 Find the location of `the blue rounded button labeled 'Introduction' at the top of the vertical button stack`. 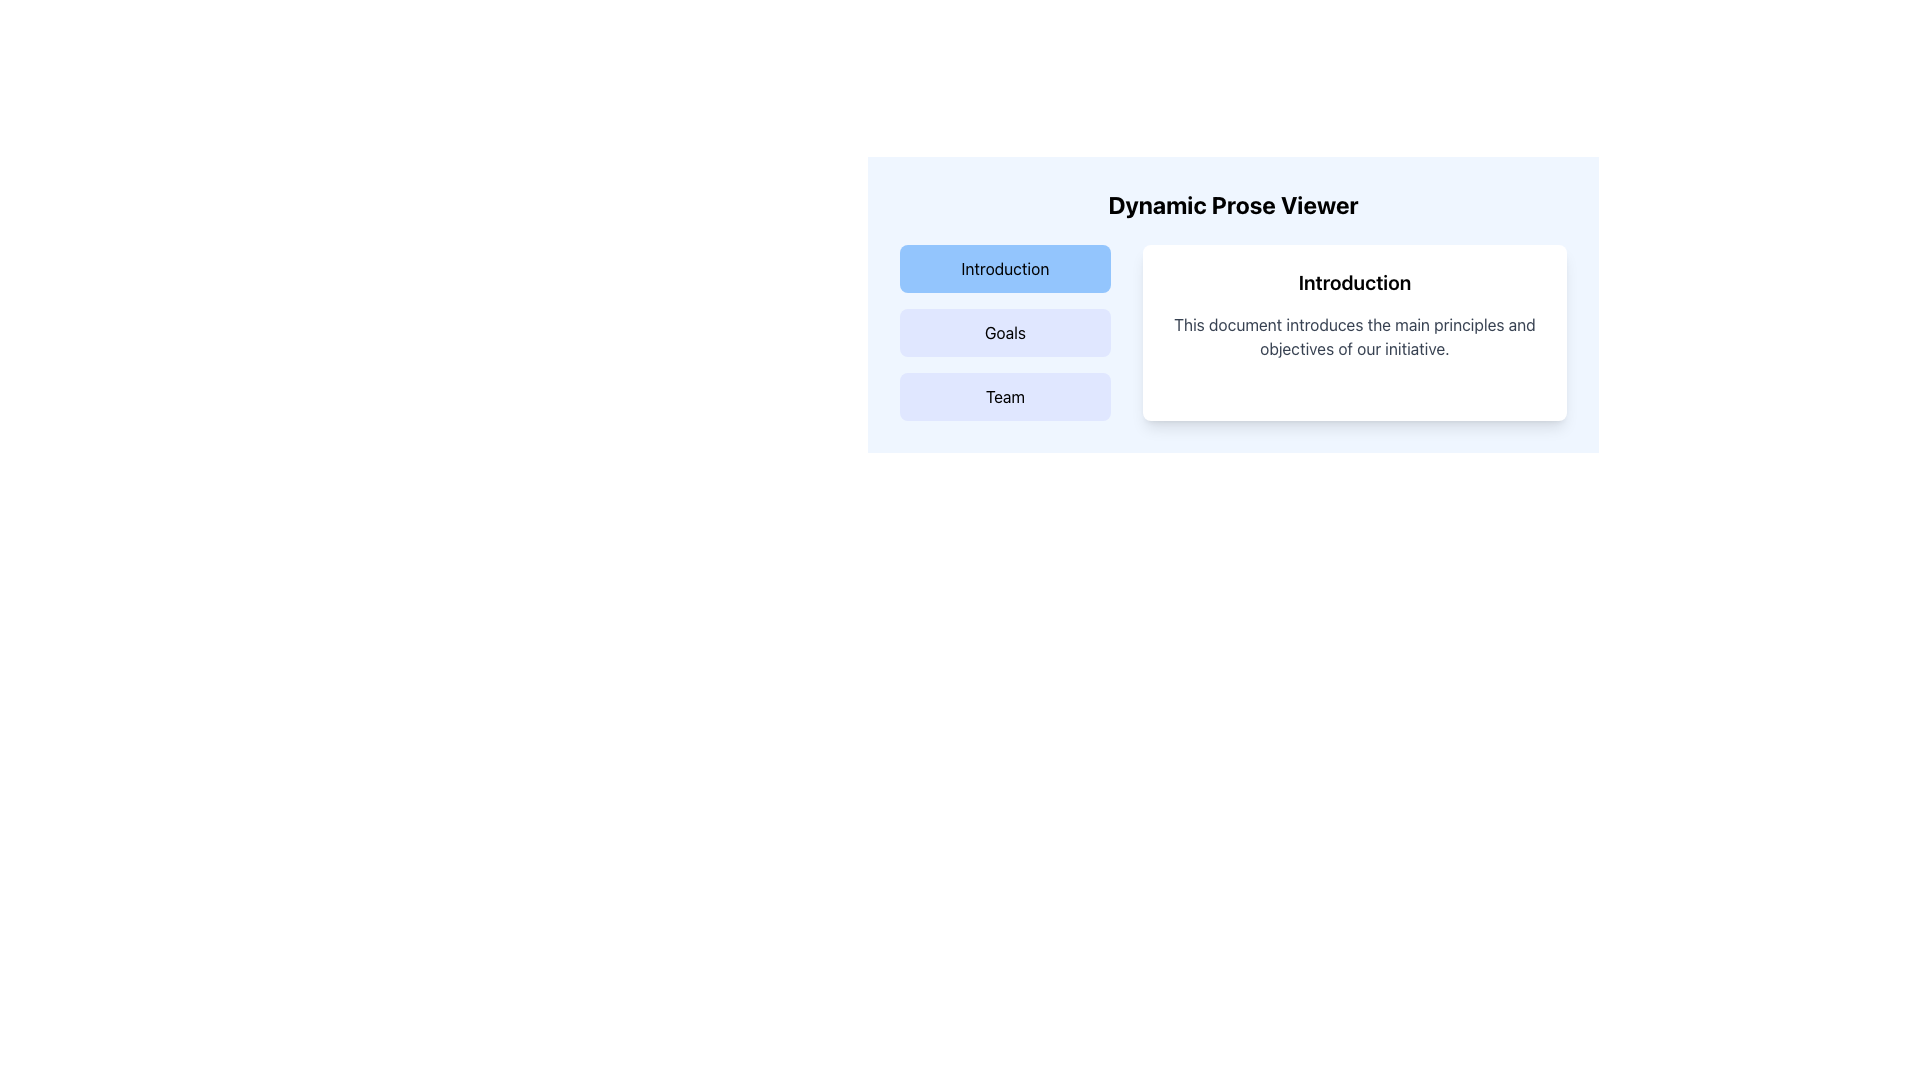

the blue rounded button labeled 'Introduction' at the top of the vertical button stack is located at coordinates (1005, 268).